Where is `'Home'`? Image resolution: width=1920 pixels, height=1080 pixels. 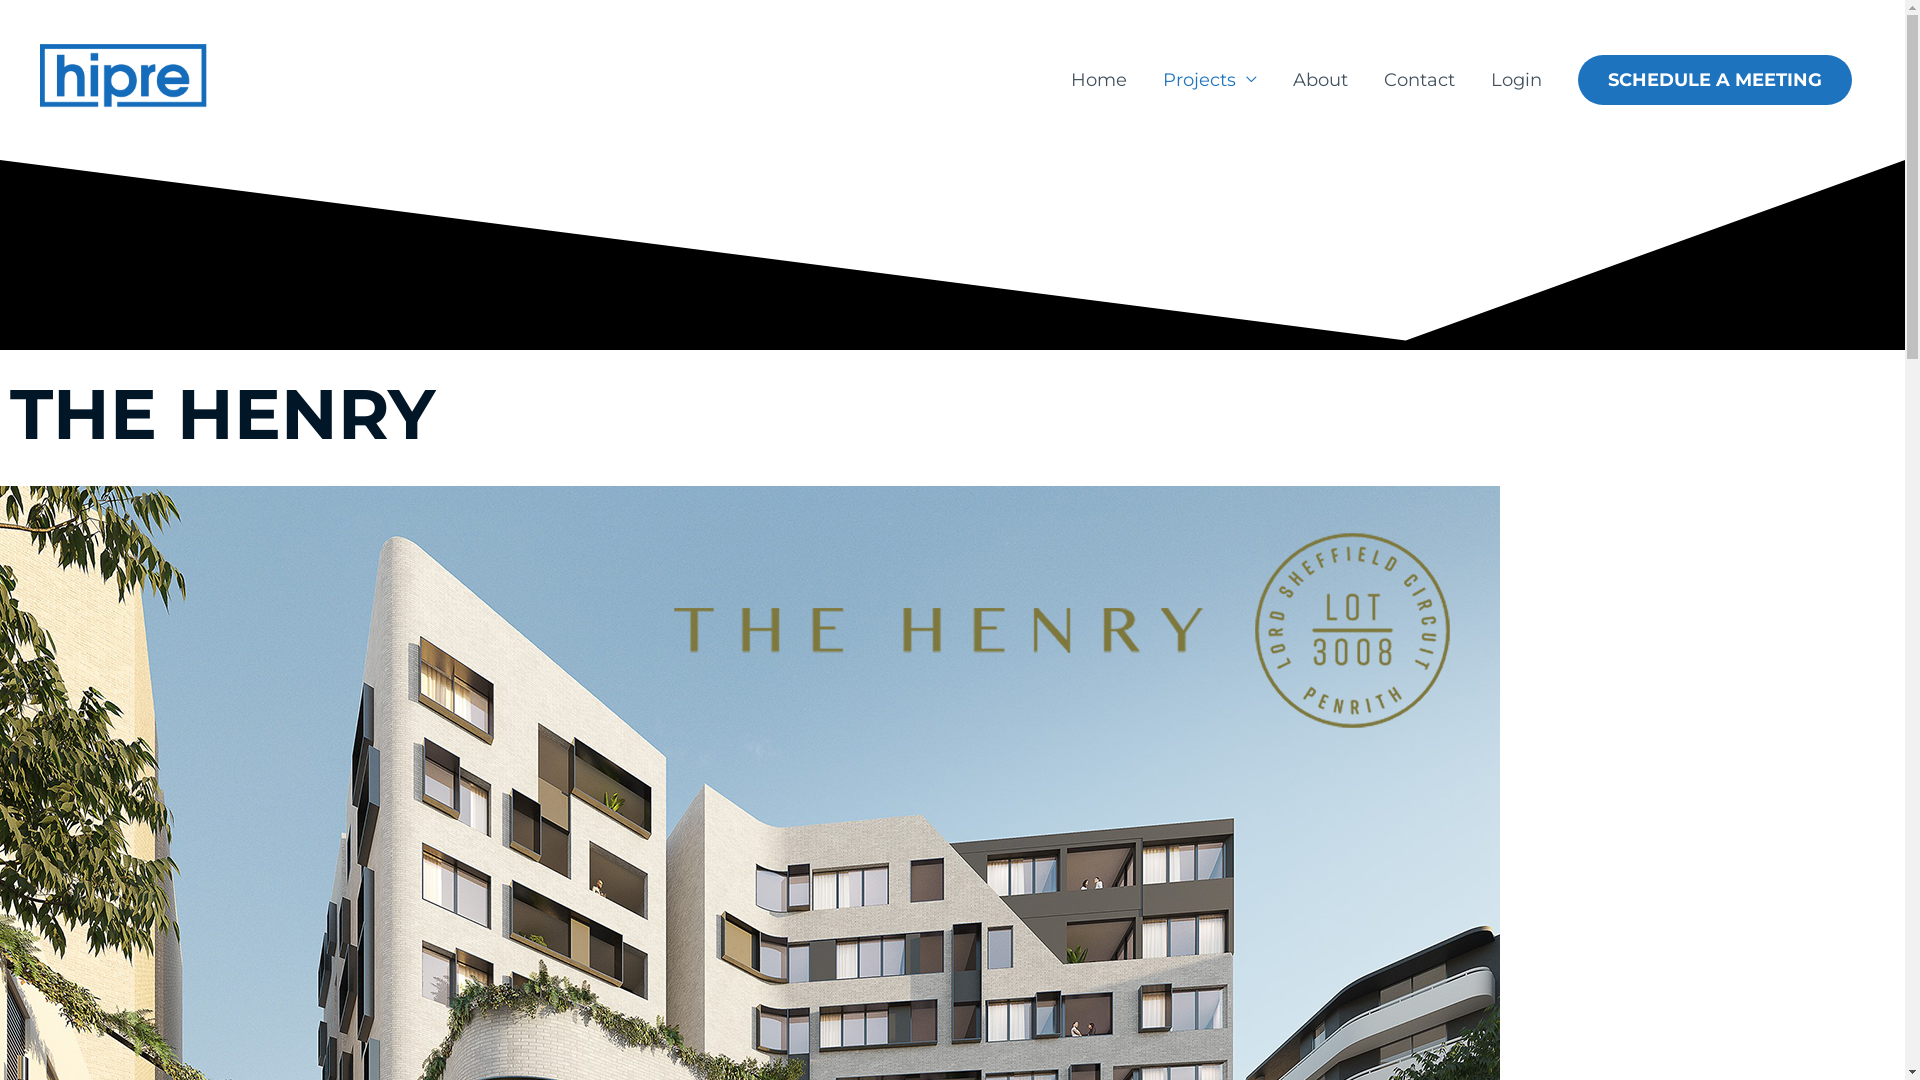 'Home' is located at coordinates (1098, 79).